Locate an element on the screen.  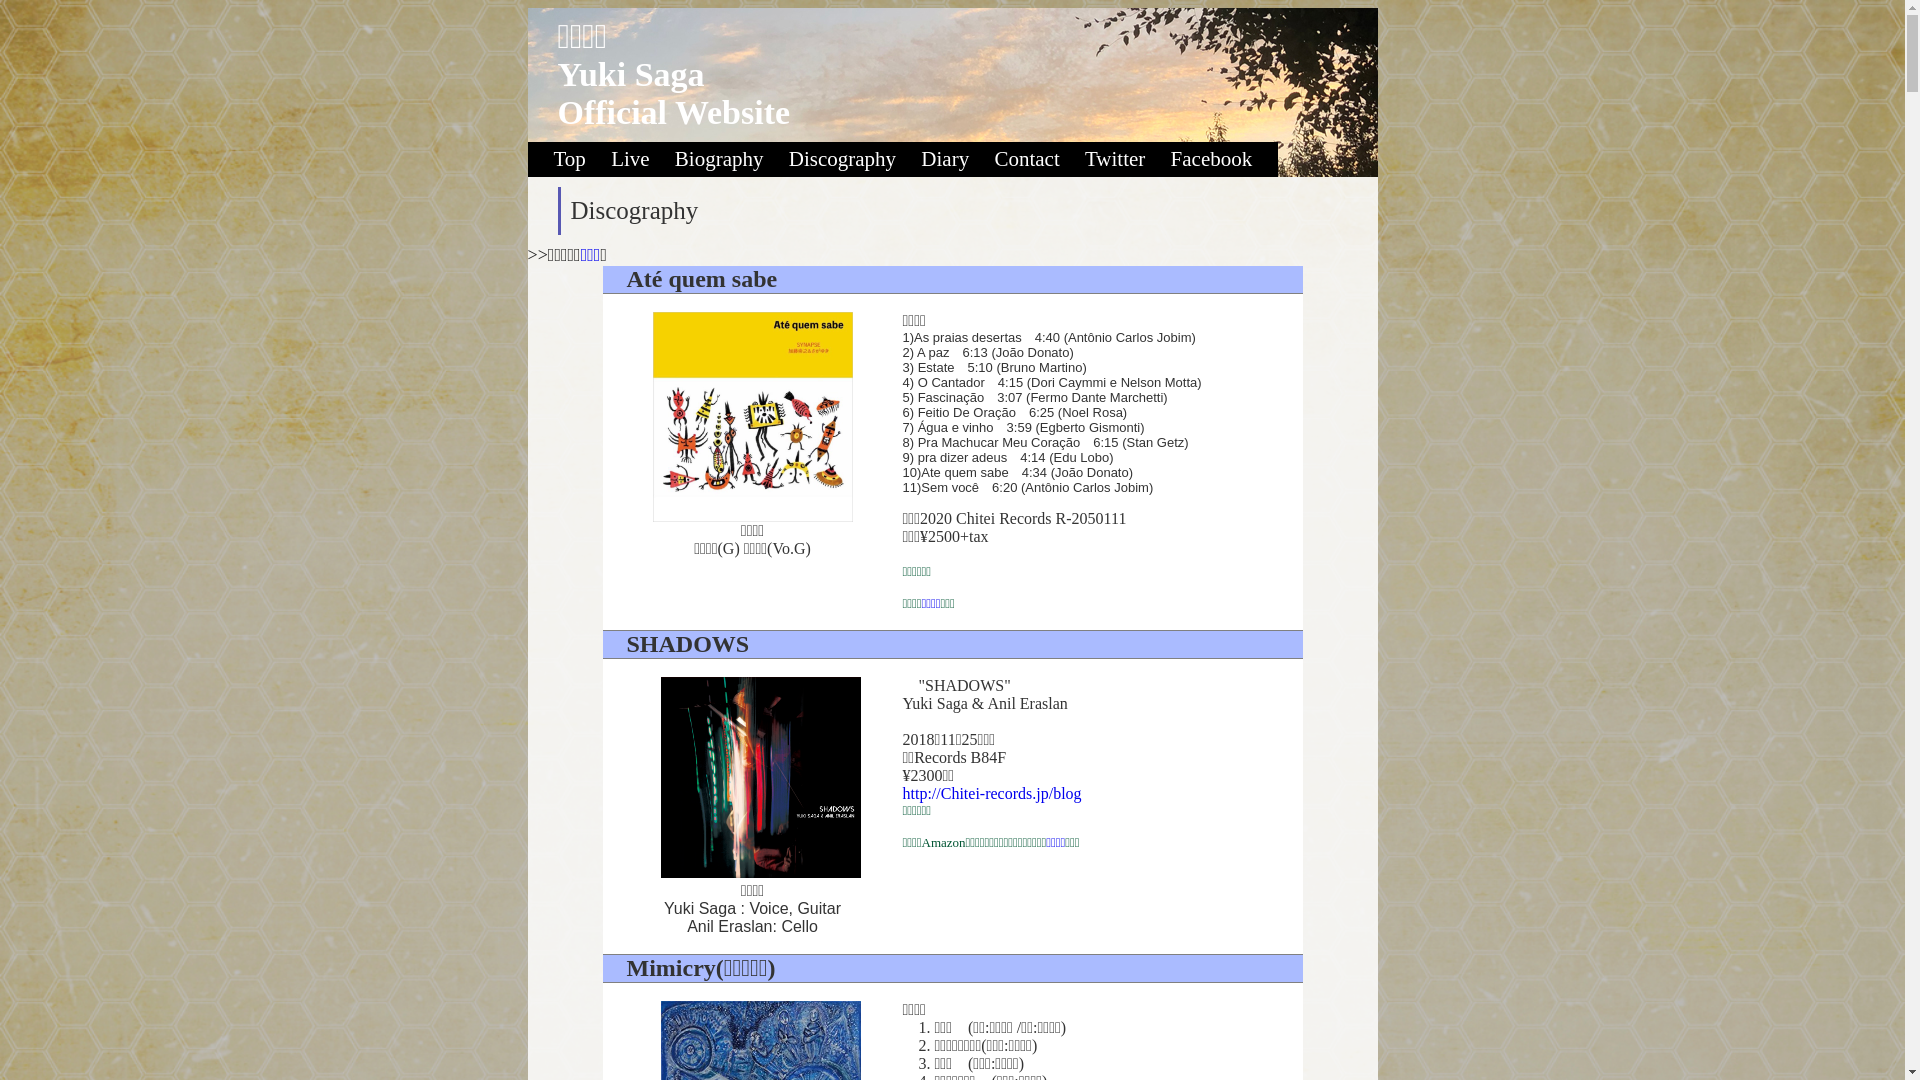
'Twitter' is located at coordinates (1125, 157).